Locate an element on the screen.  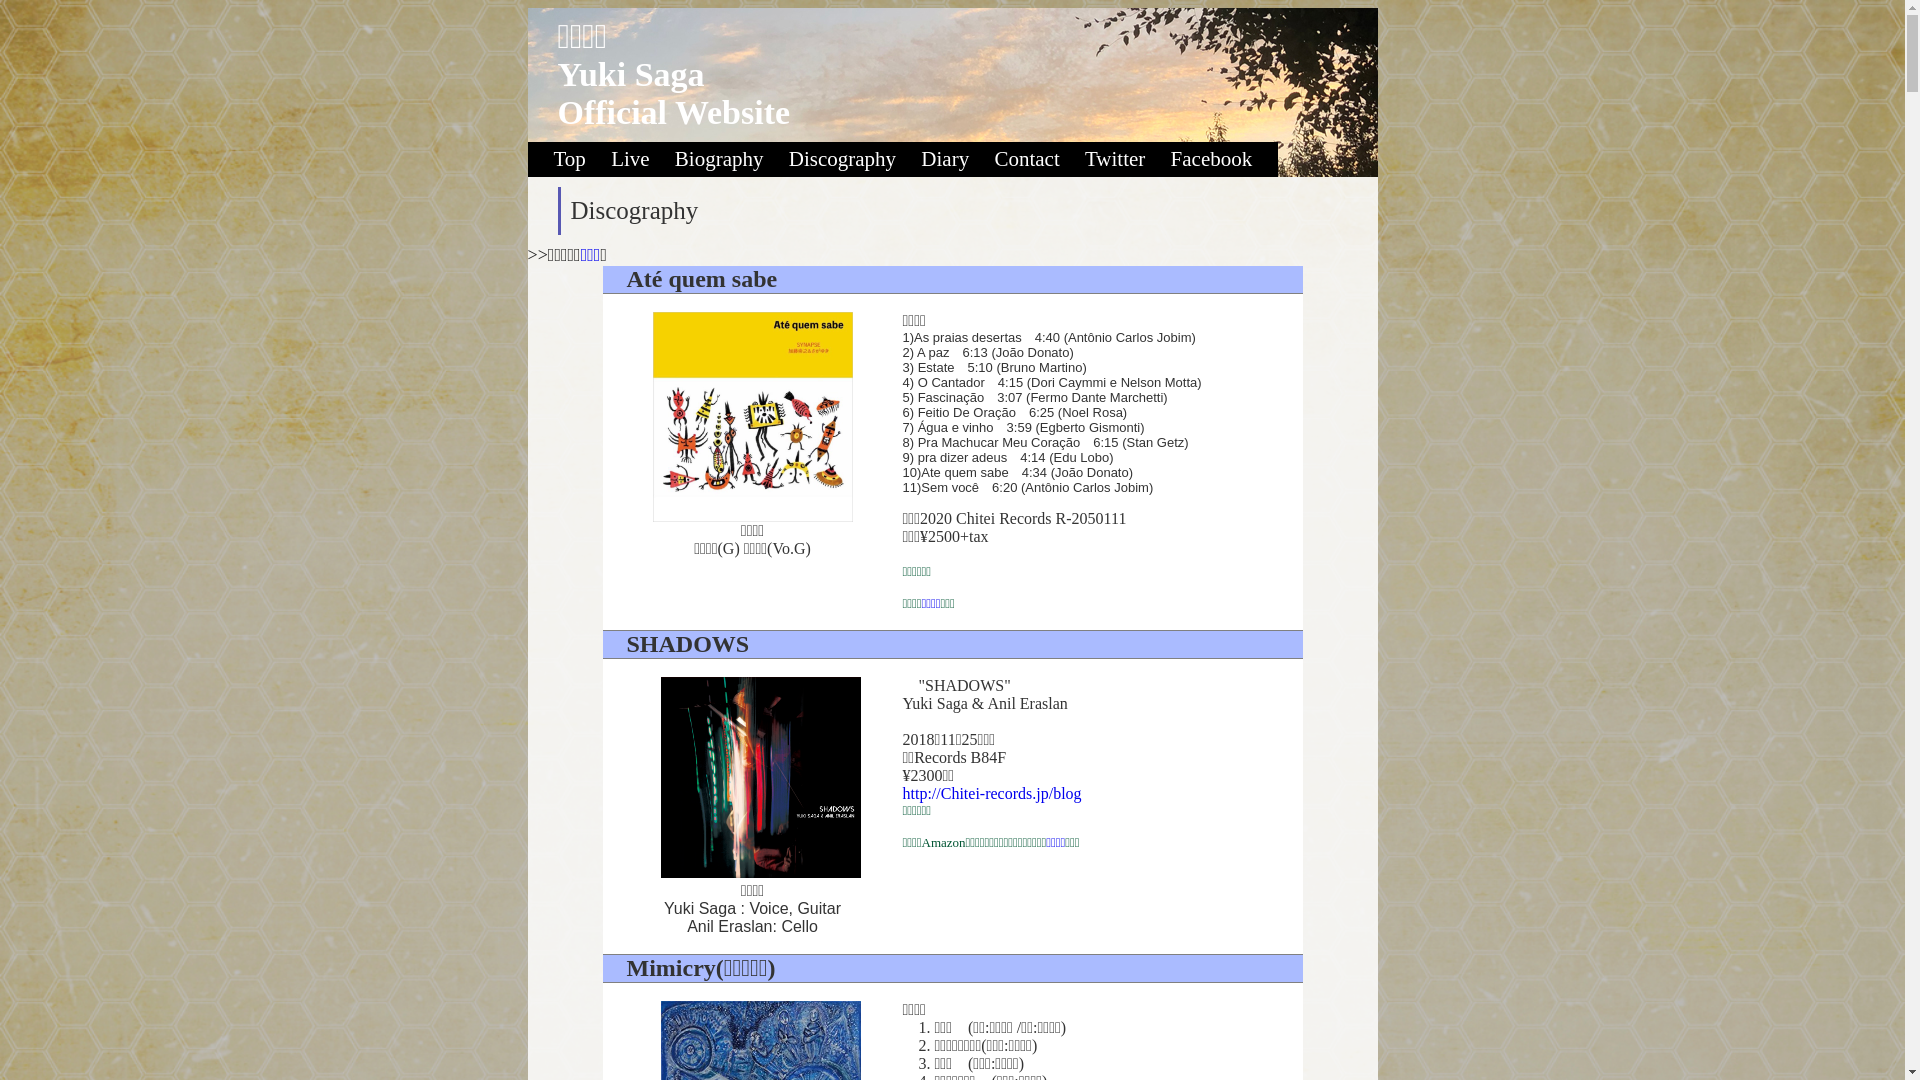
'Twitter' is located at coordinates (1125, 157).